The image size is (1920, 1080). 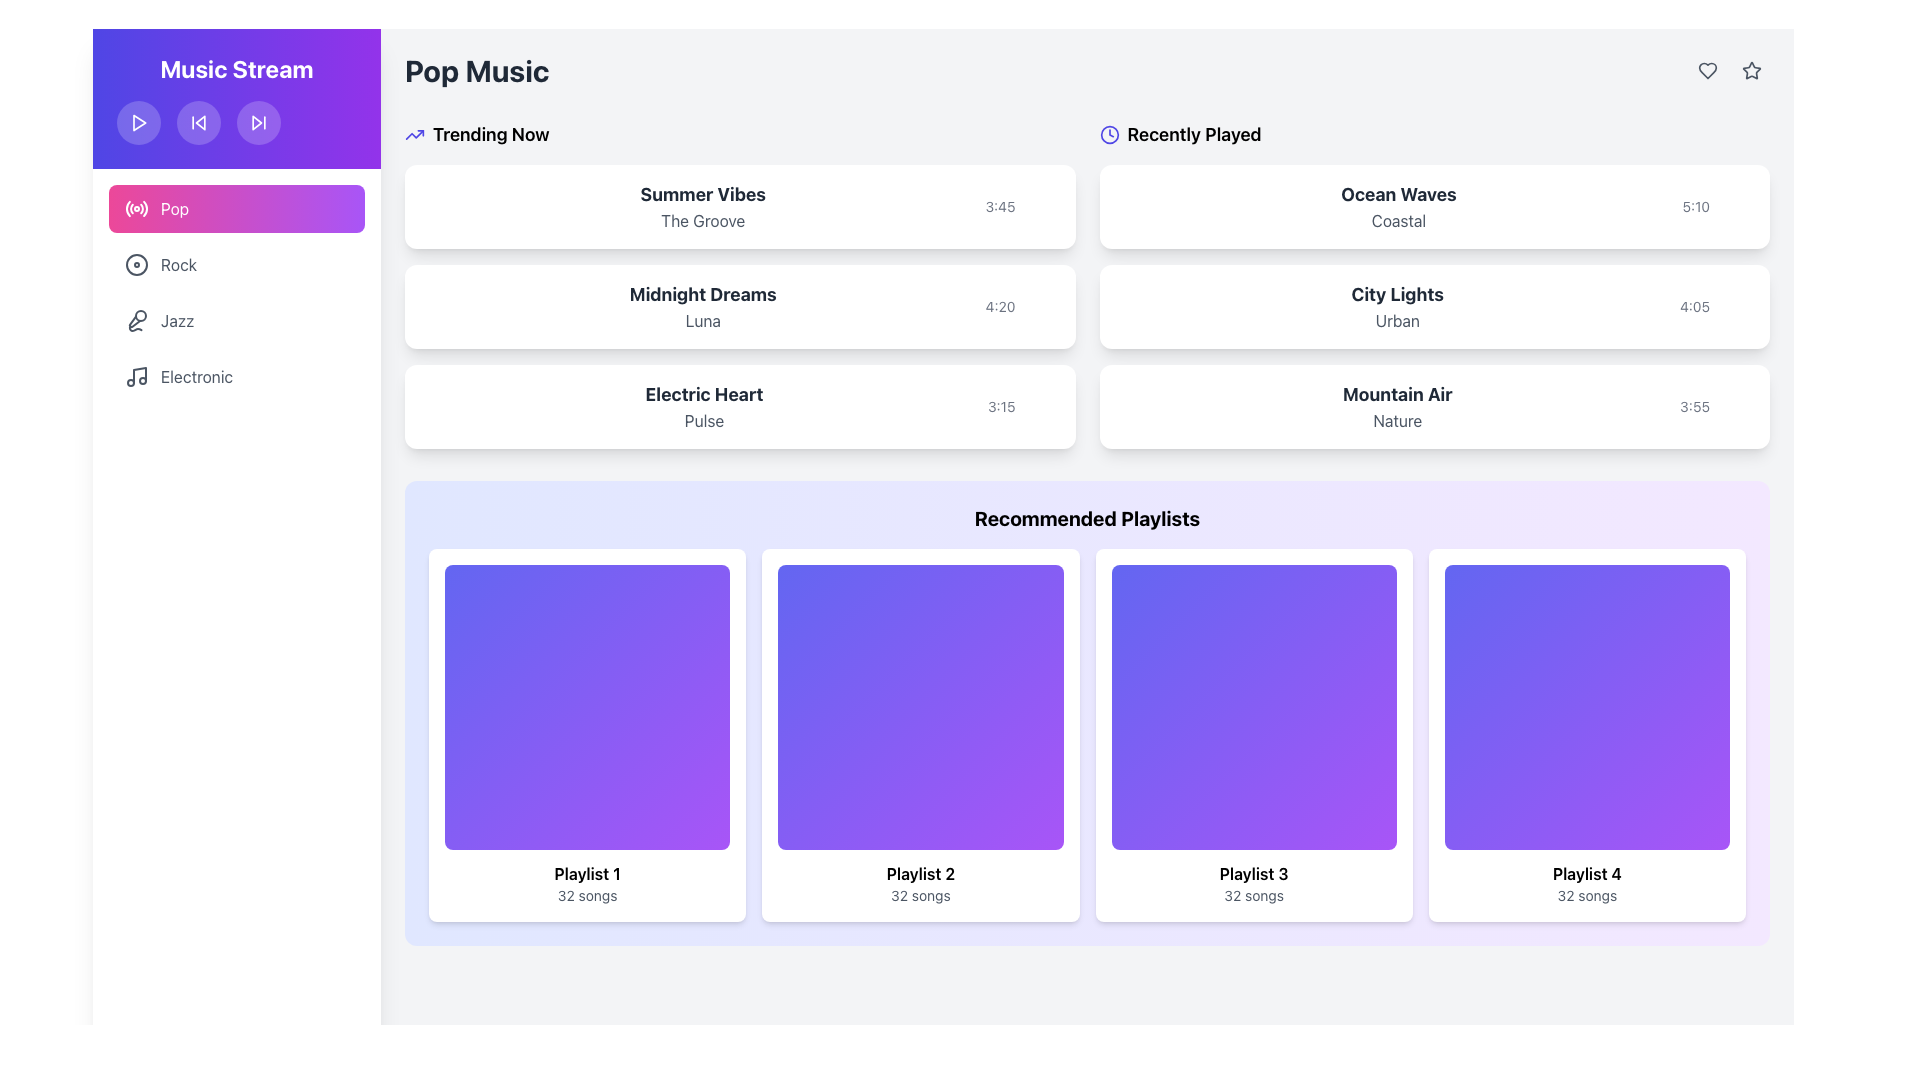 I want to click on the 'Previous' button icon located in the left-aligned vertical menu bar under 'Music Stream', to the right of the 'Play' button, so click(x=200, y=123).